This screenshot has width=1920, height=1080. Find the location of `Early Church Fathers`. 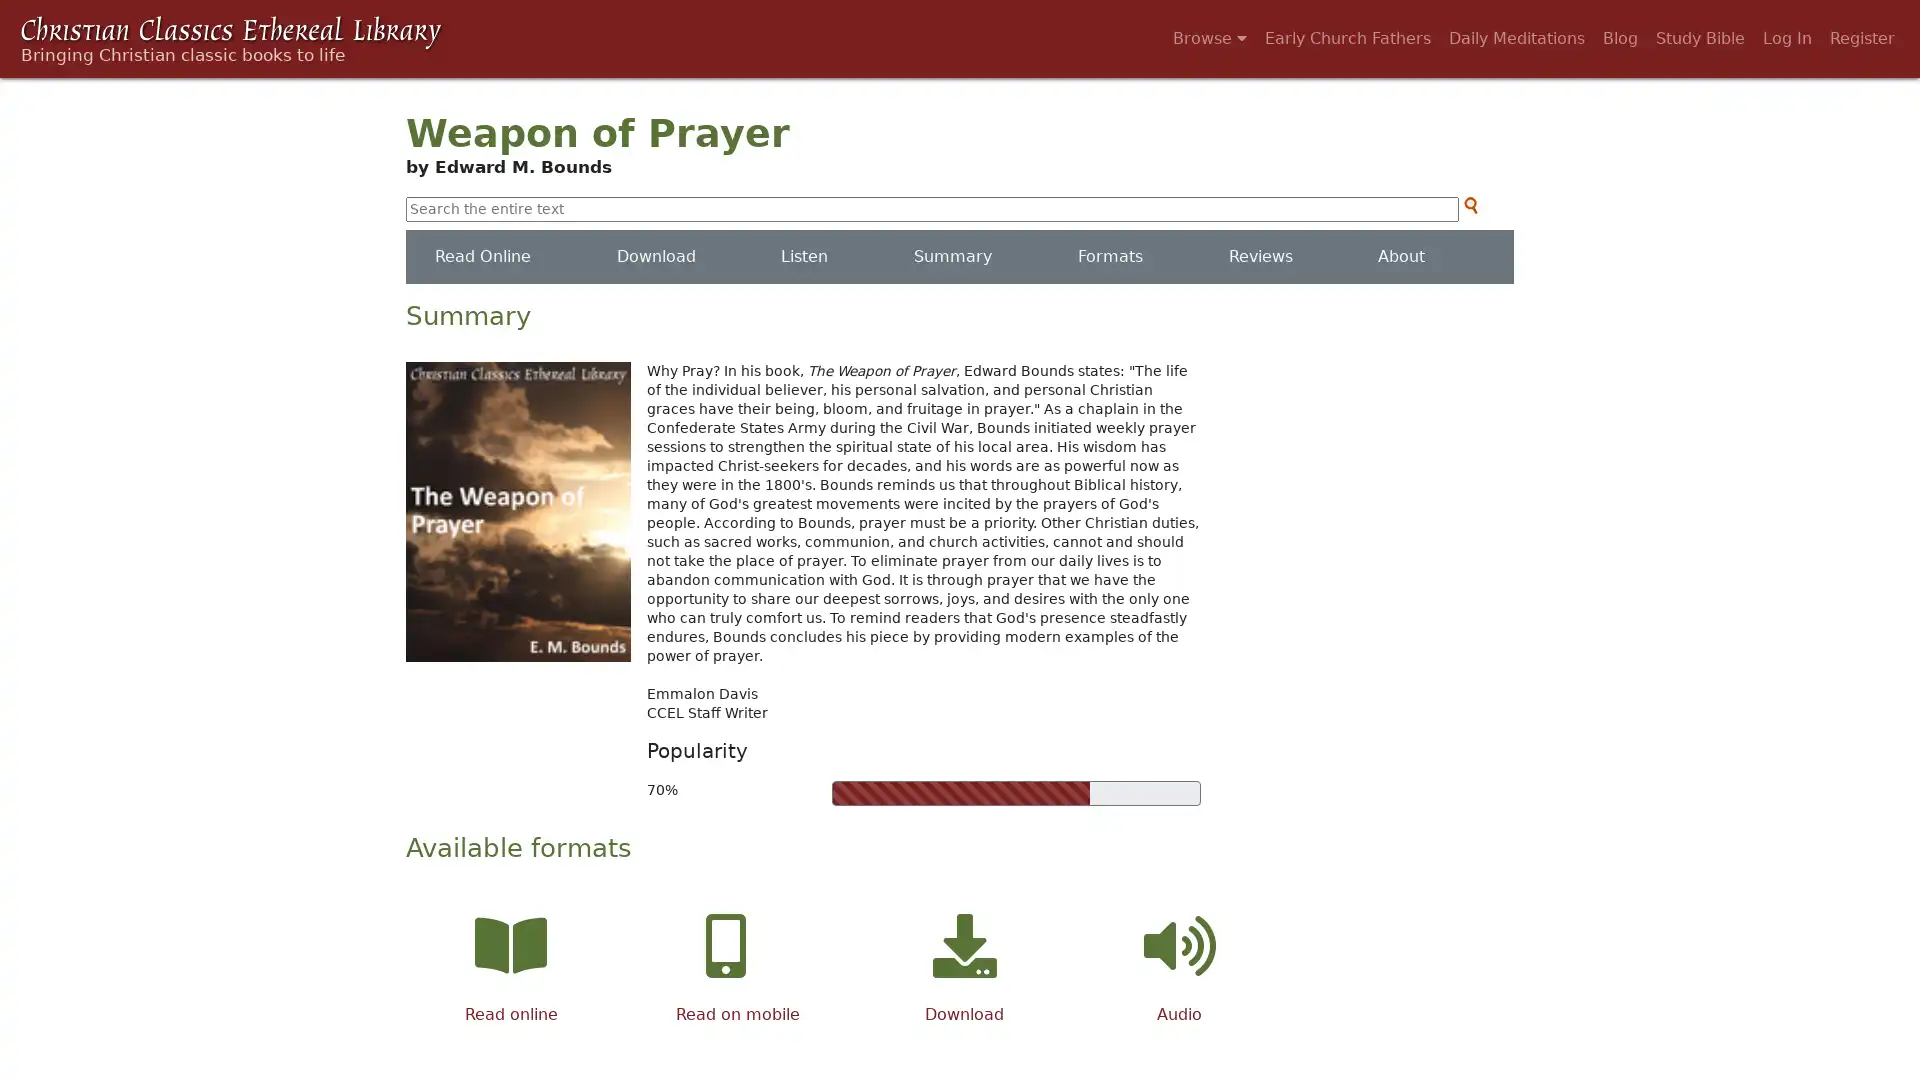

Early Church Fathers is located at coordinates (1348, 38).